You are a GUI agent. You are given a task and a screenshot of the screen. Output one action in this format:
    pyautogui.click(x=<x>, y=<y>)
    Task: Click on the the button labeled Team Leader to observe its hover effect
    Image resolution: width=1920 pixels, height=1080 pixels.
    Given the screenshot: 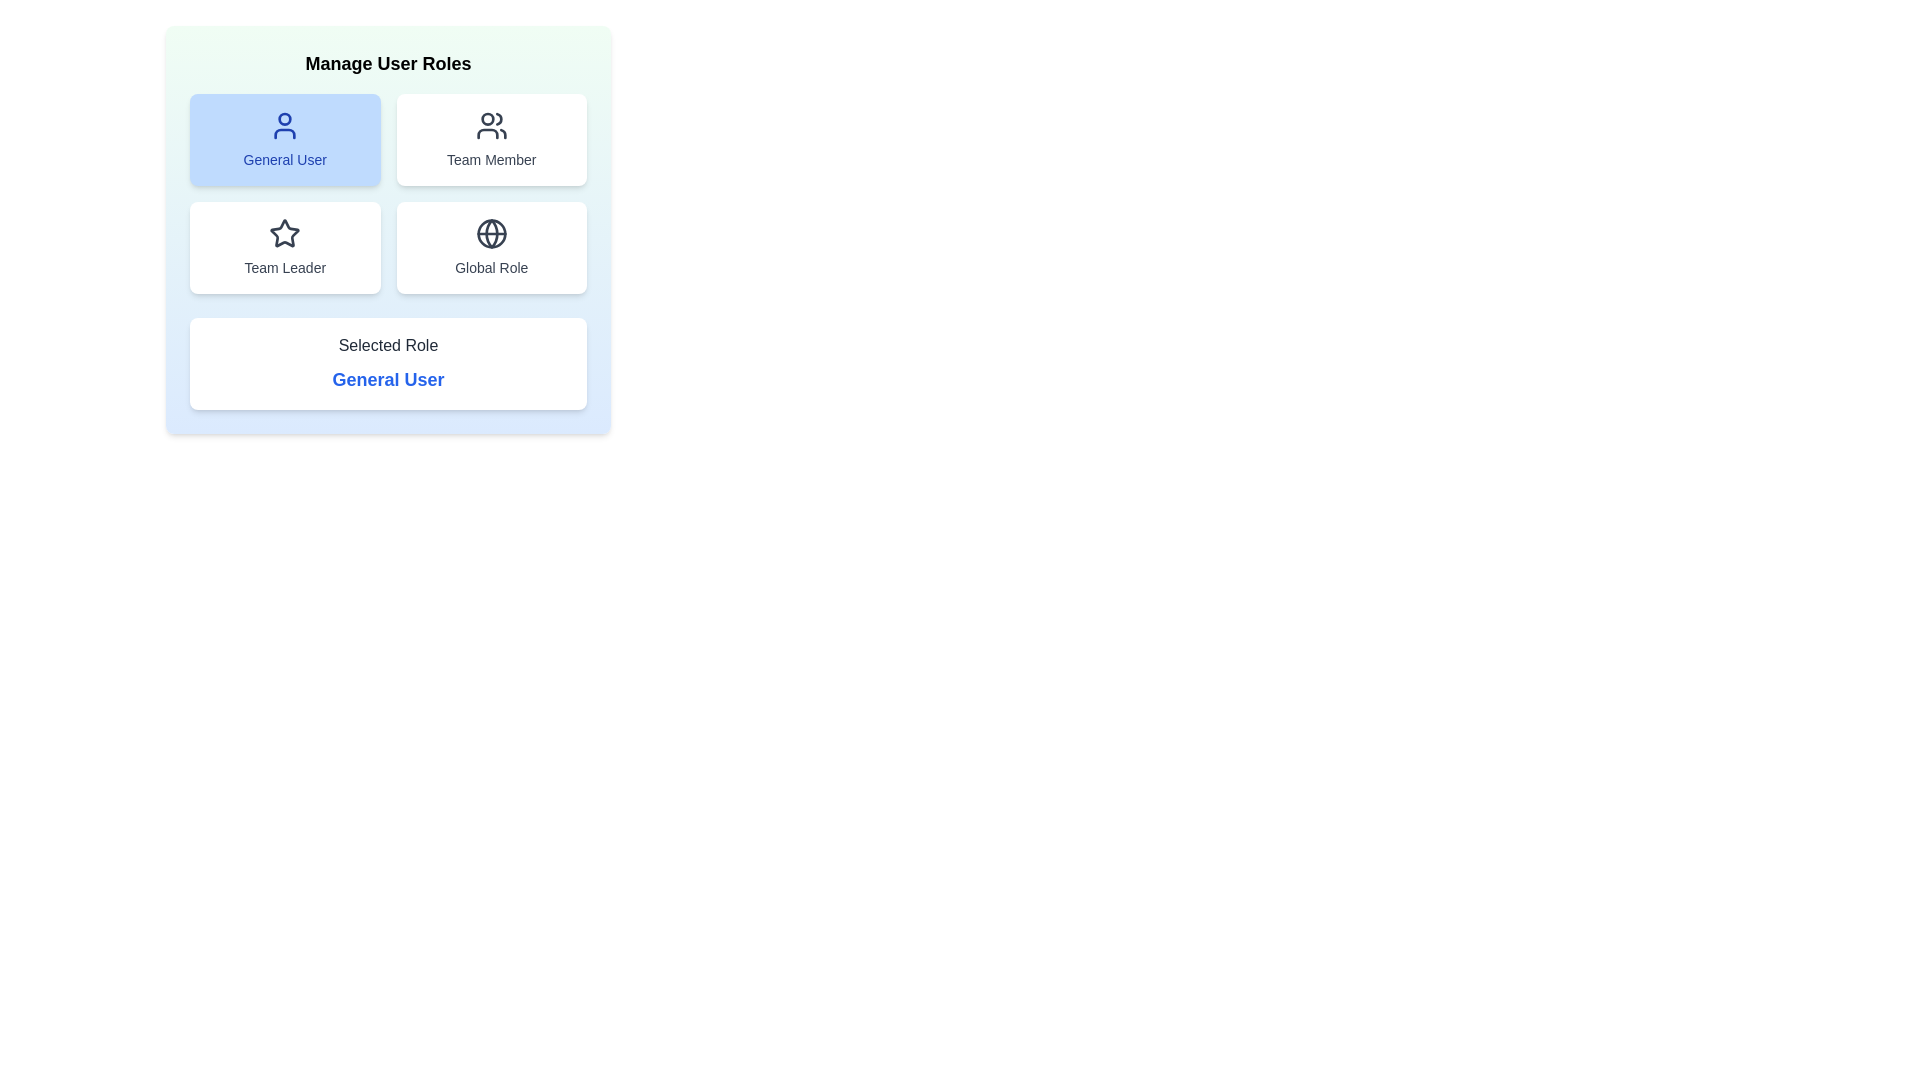 What is the action you would take?
    pyautogui.click(x=284, y=246)
    